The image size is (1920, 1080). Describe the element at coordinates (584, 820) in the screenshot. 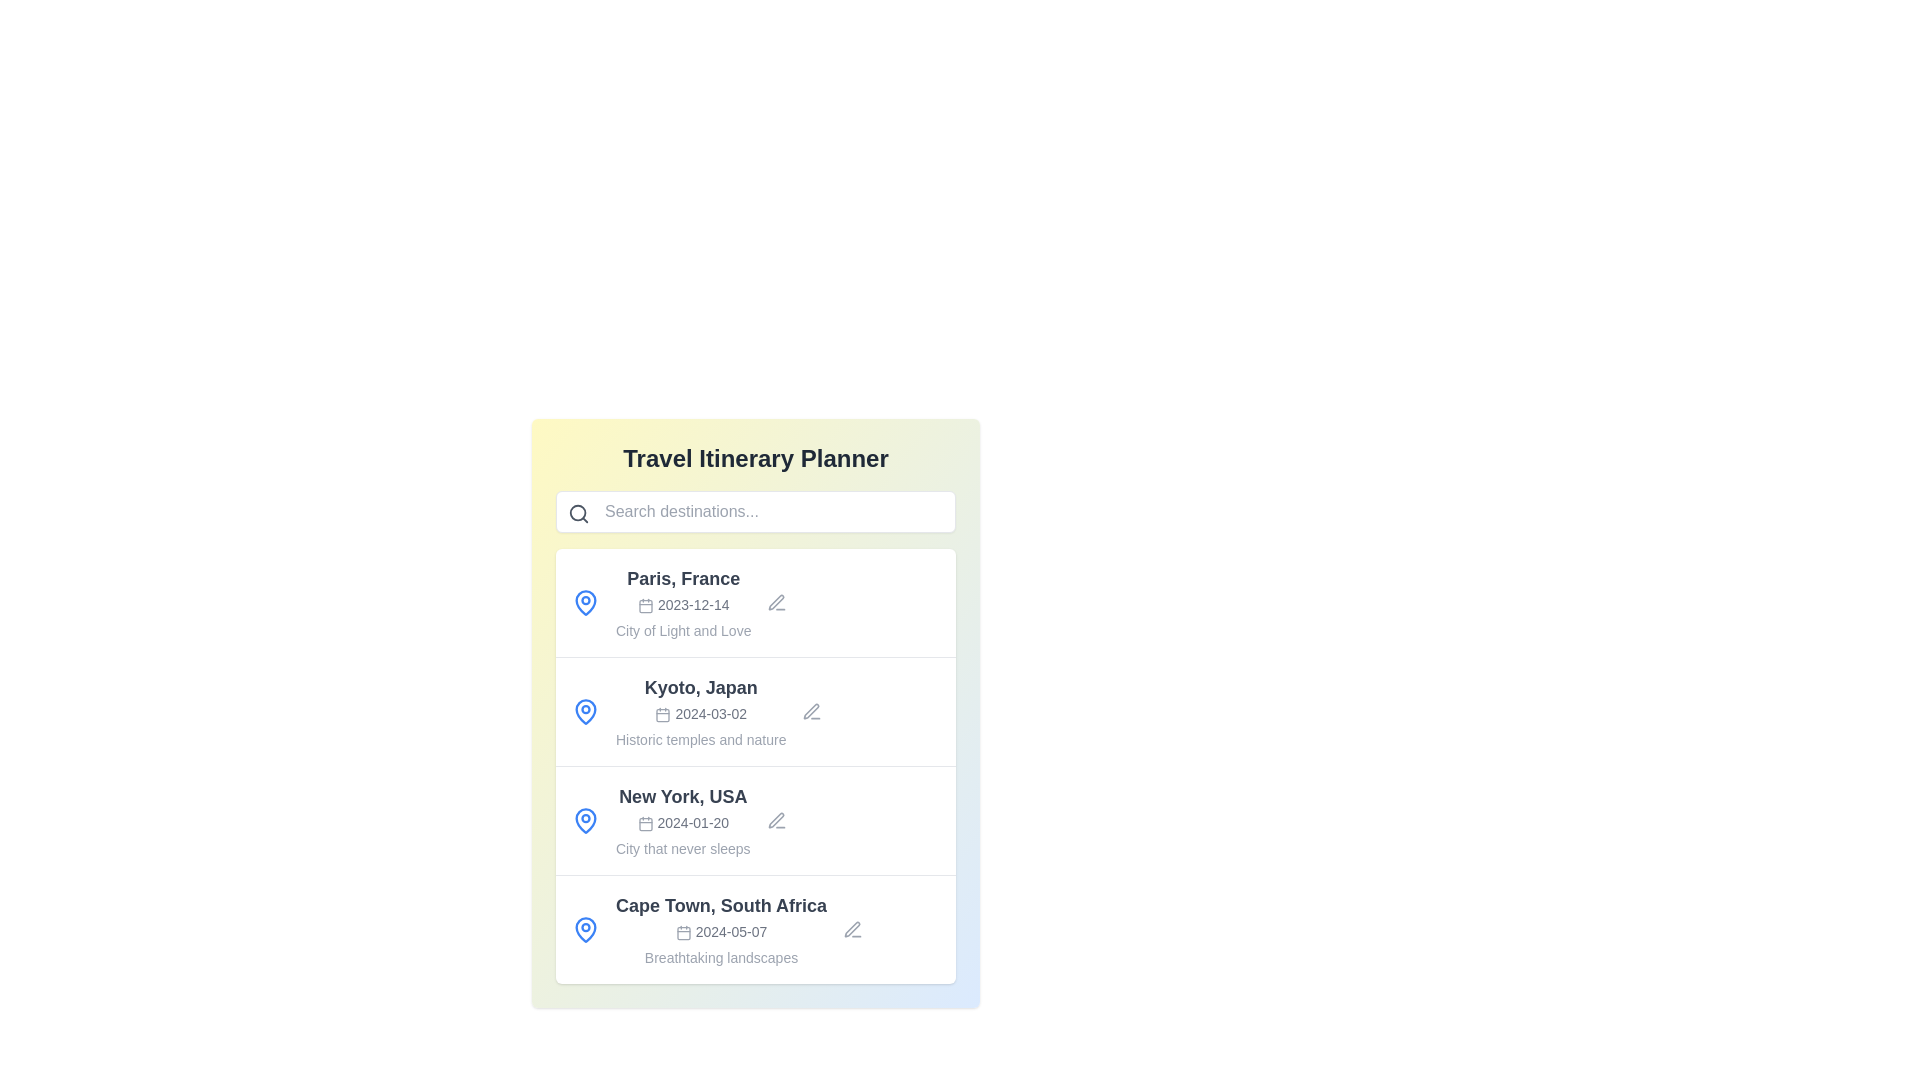

I see `the decorative geographical location icon next to the 'New York, USA' item in the list` at that location.